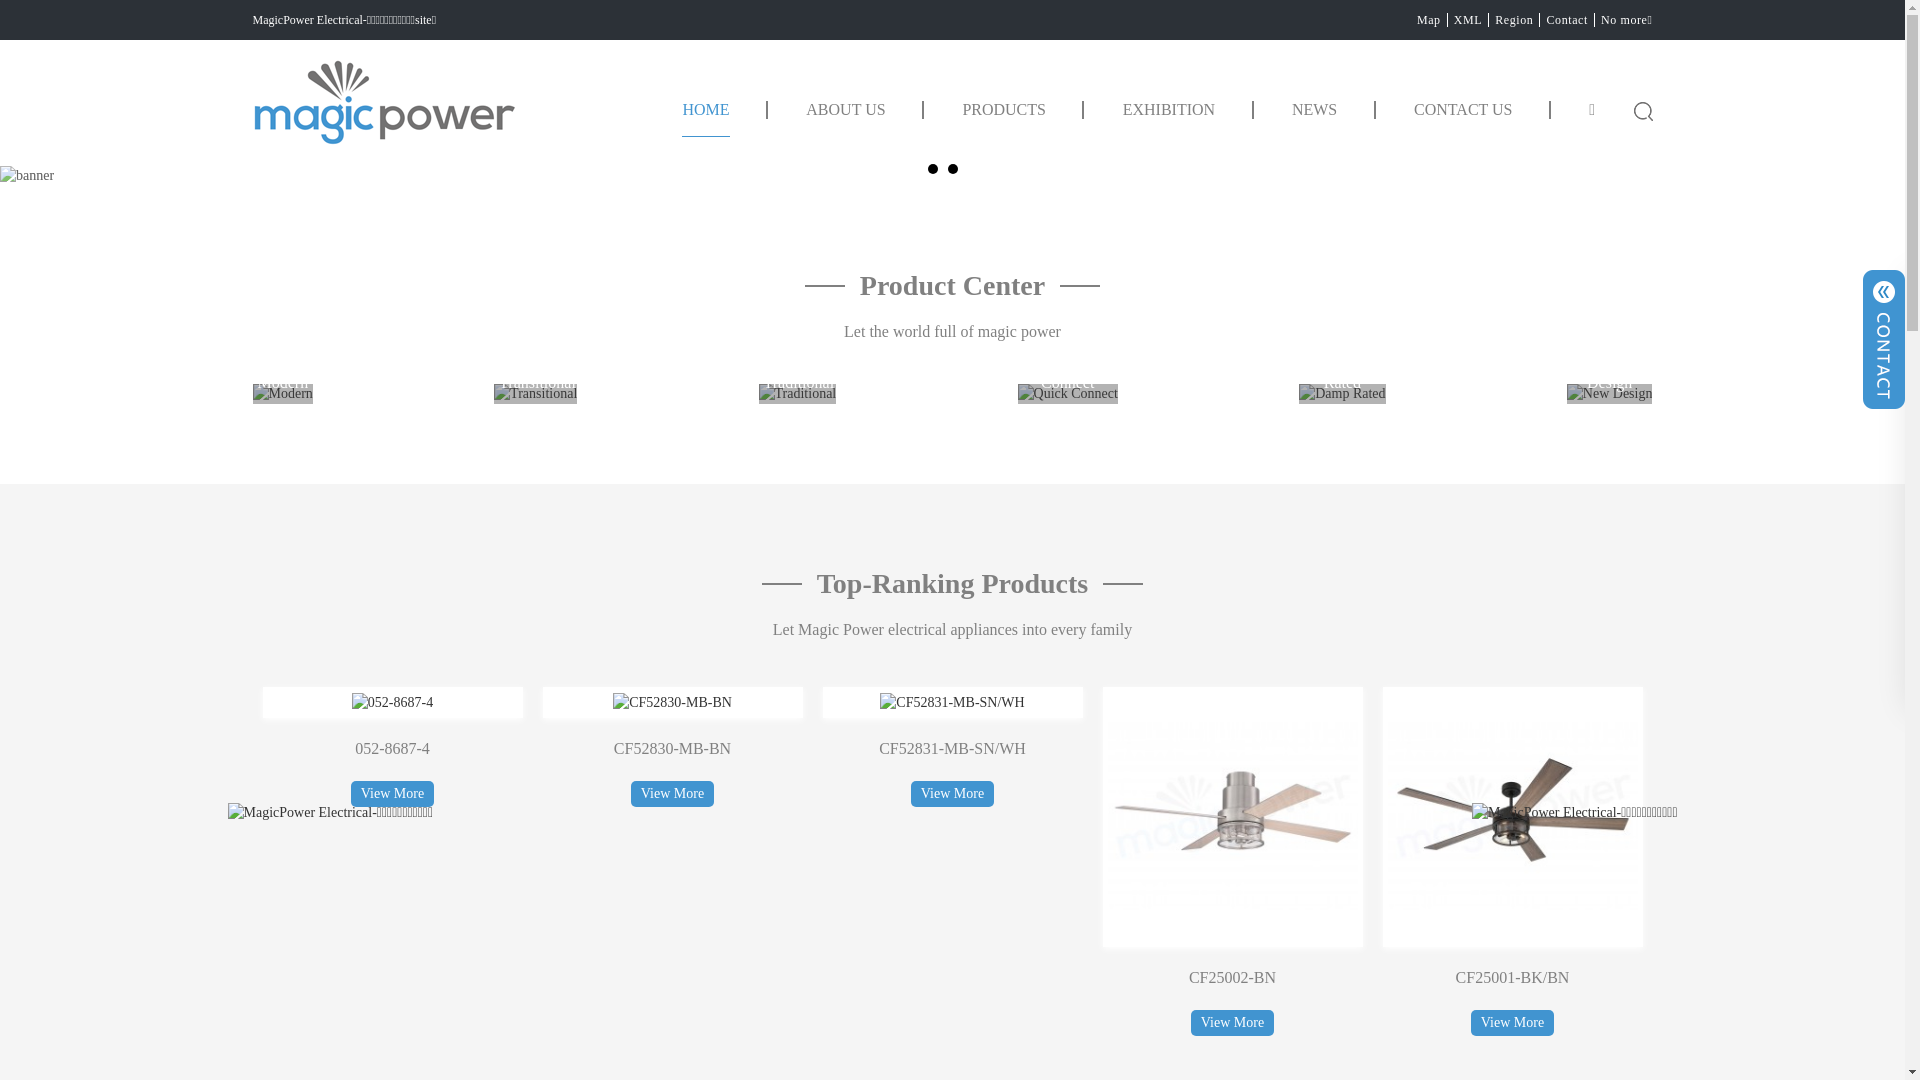 The width and height of the screenshot is (1920, 1080). I want to click on 'HOME', so click(681, 118).